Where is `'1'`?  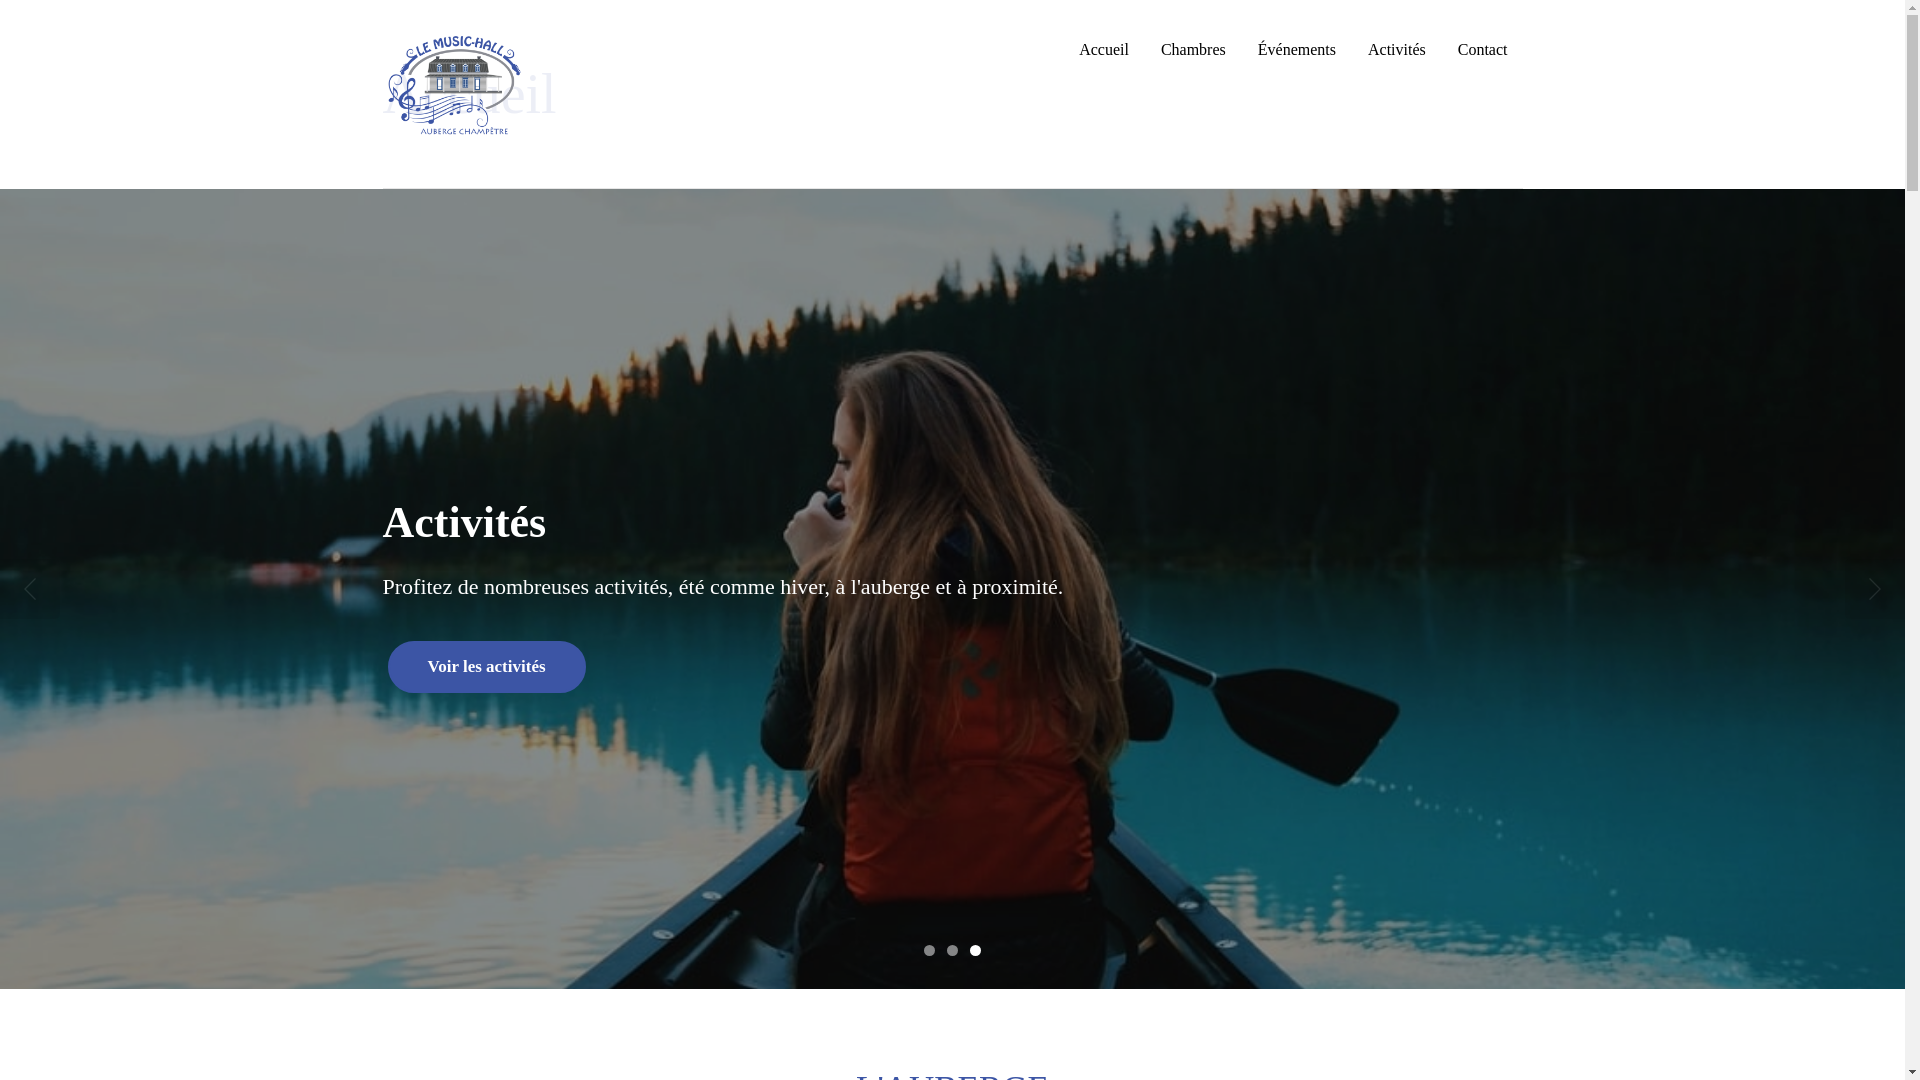 '1' is located at coordinates (928, 949).